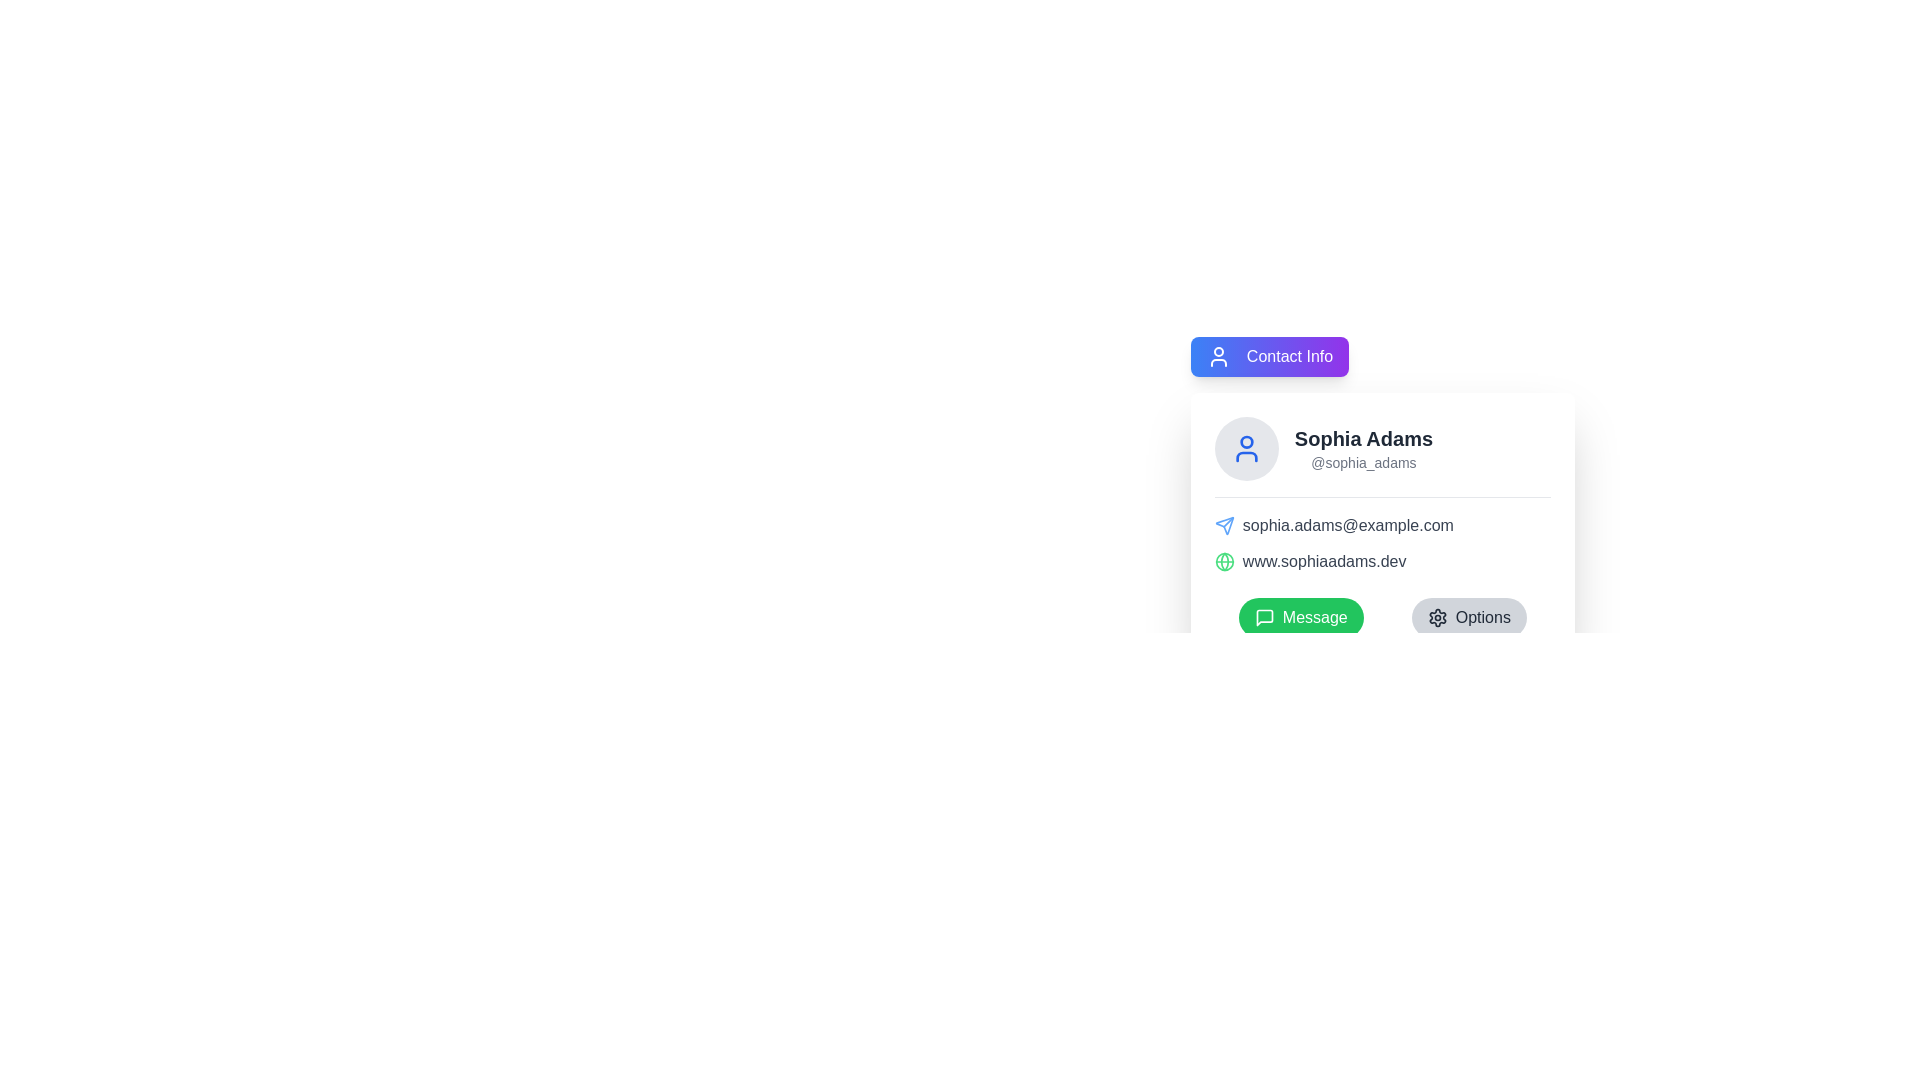 This screenshot has width=1920, height=1080. What do you see at coordinates (1263, 616) in the screenshot?
I see `the message icon located inside the green 'Message' button at the bottom-left of the user profile section` at bounding box center [1263, 616].